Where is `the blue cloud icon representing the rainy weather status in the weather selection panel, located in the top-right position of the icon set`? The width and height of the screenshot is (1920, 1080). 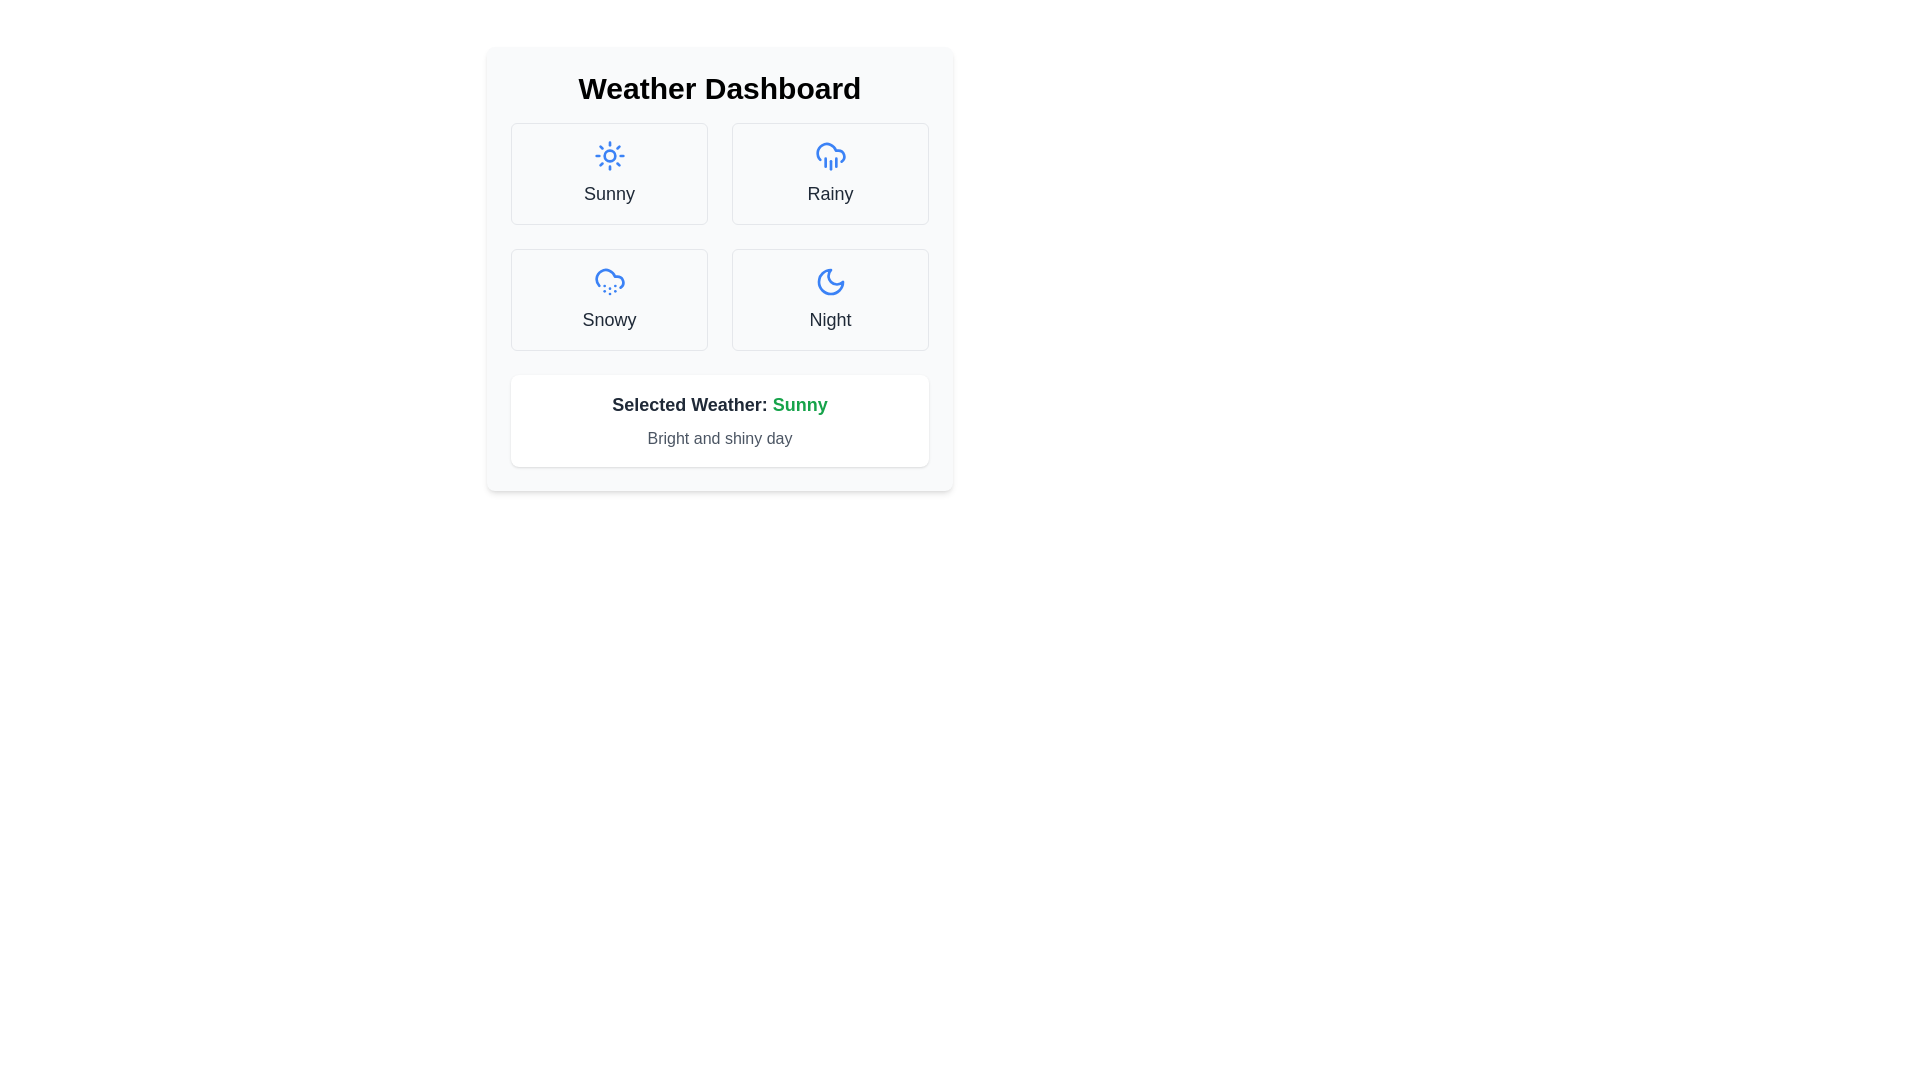
the blue cloud icon representing the rainy weather status in the weather selection panel, located in the top-right position of the icon set is located at coordinates (830, 151).